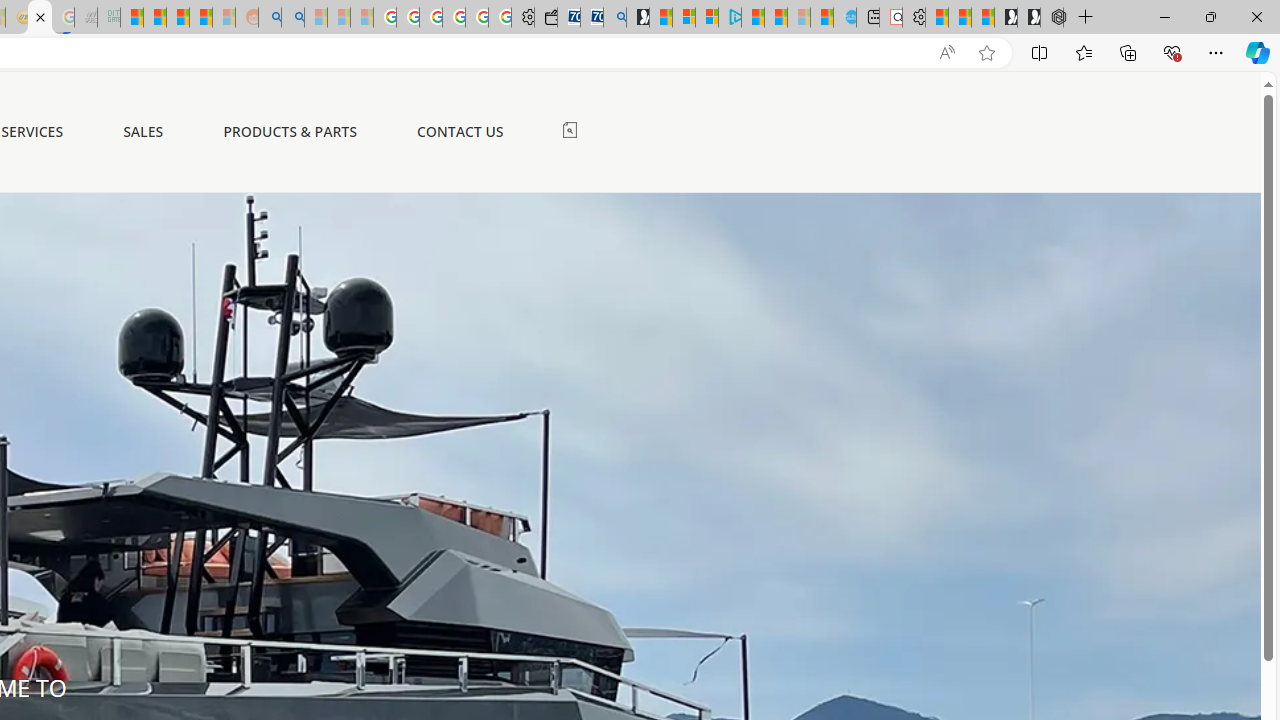  Describe the element at coordinates (143, 131) in the screenshot. I see `'SALES'` at that location.